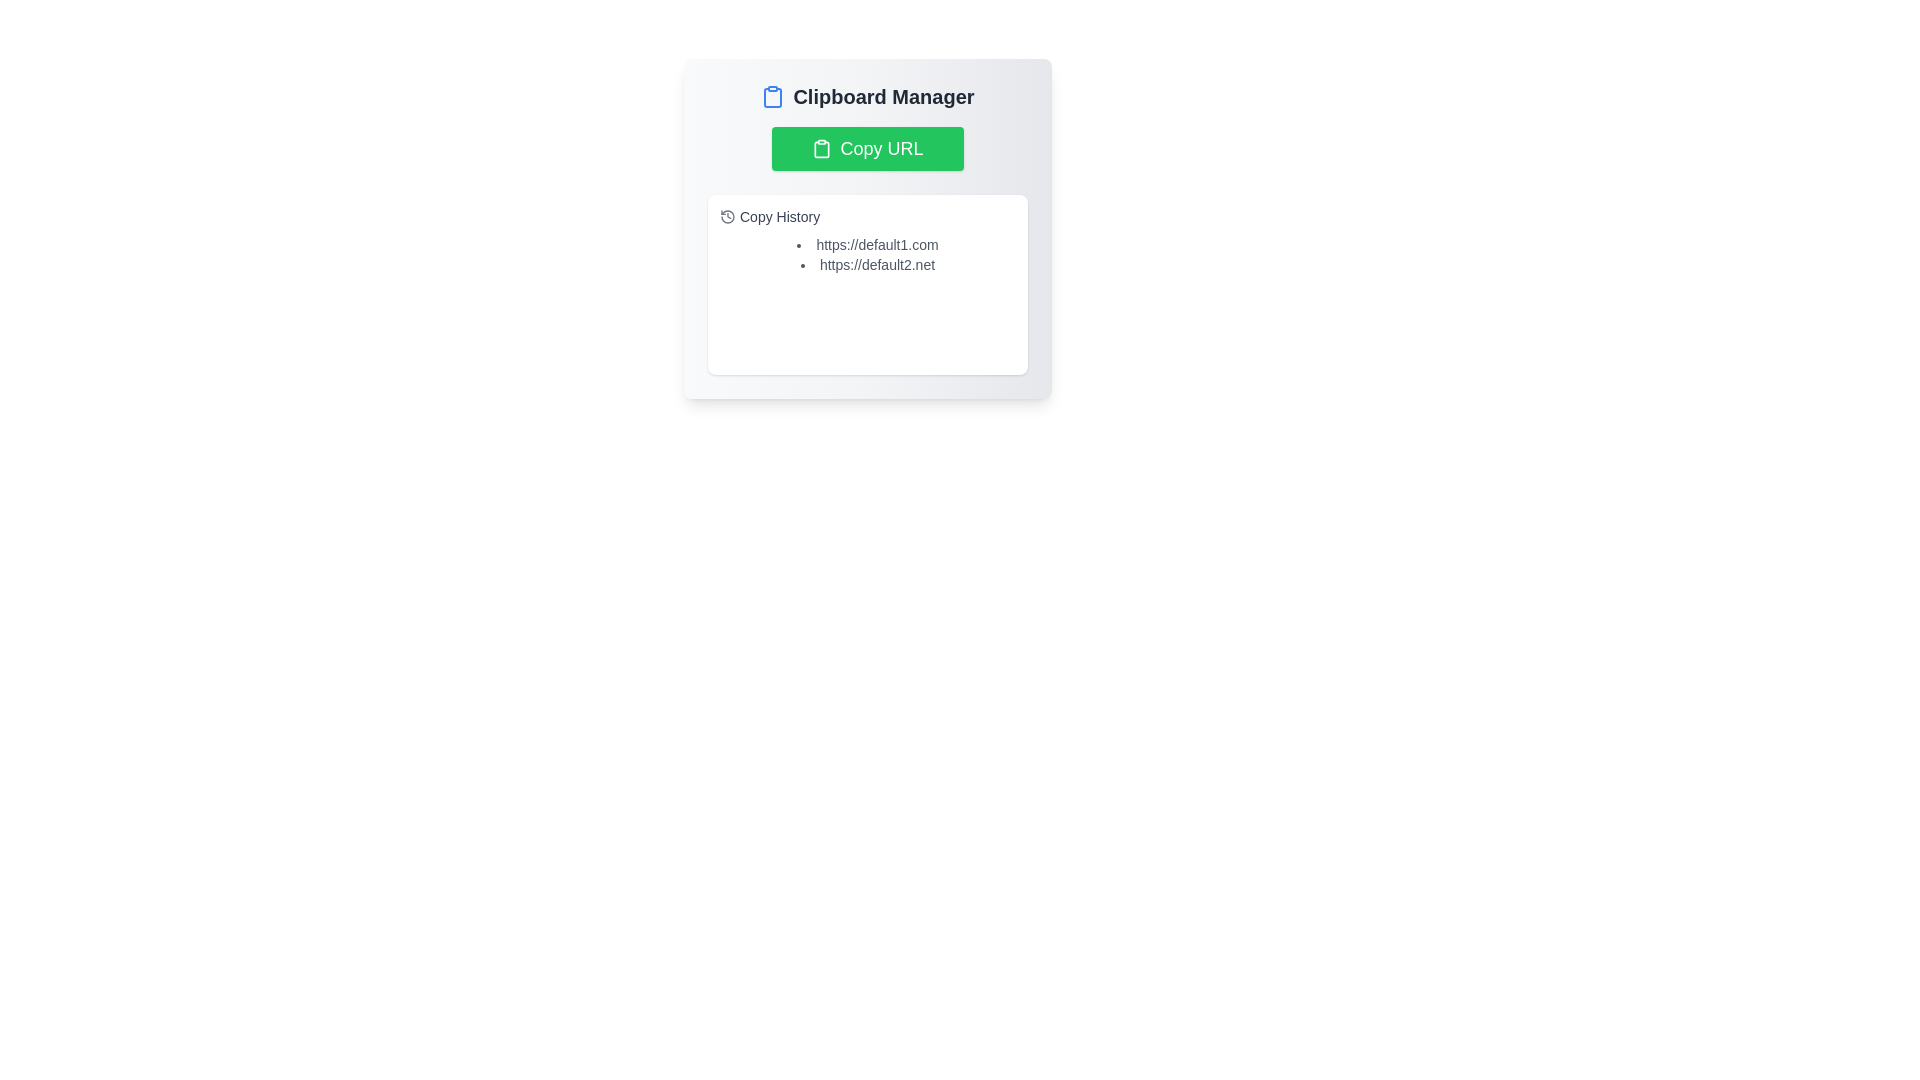 This screenshot has width=1920, height=1080. What do you see at coordinates (868, 148) in the screenshot?
I see `the button located below the title 'Clipboard Manager'` at bounding box center [868, 148].